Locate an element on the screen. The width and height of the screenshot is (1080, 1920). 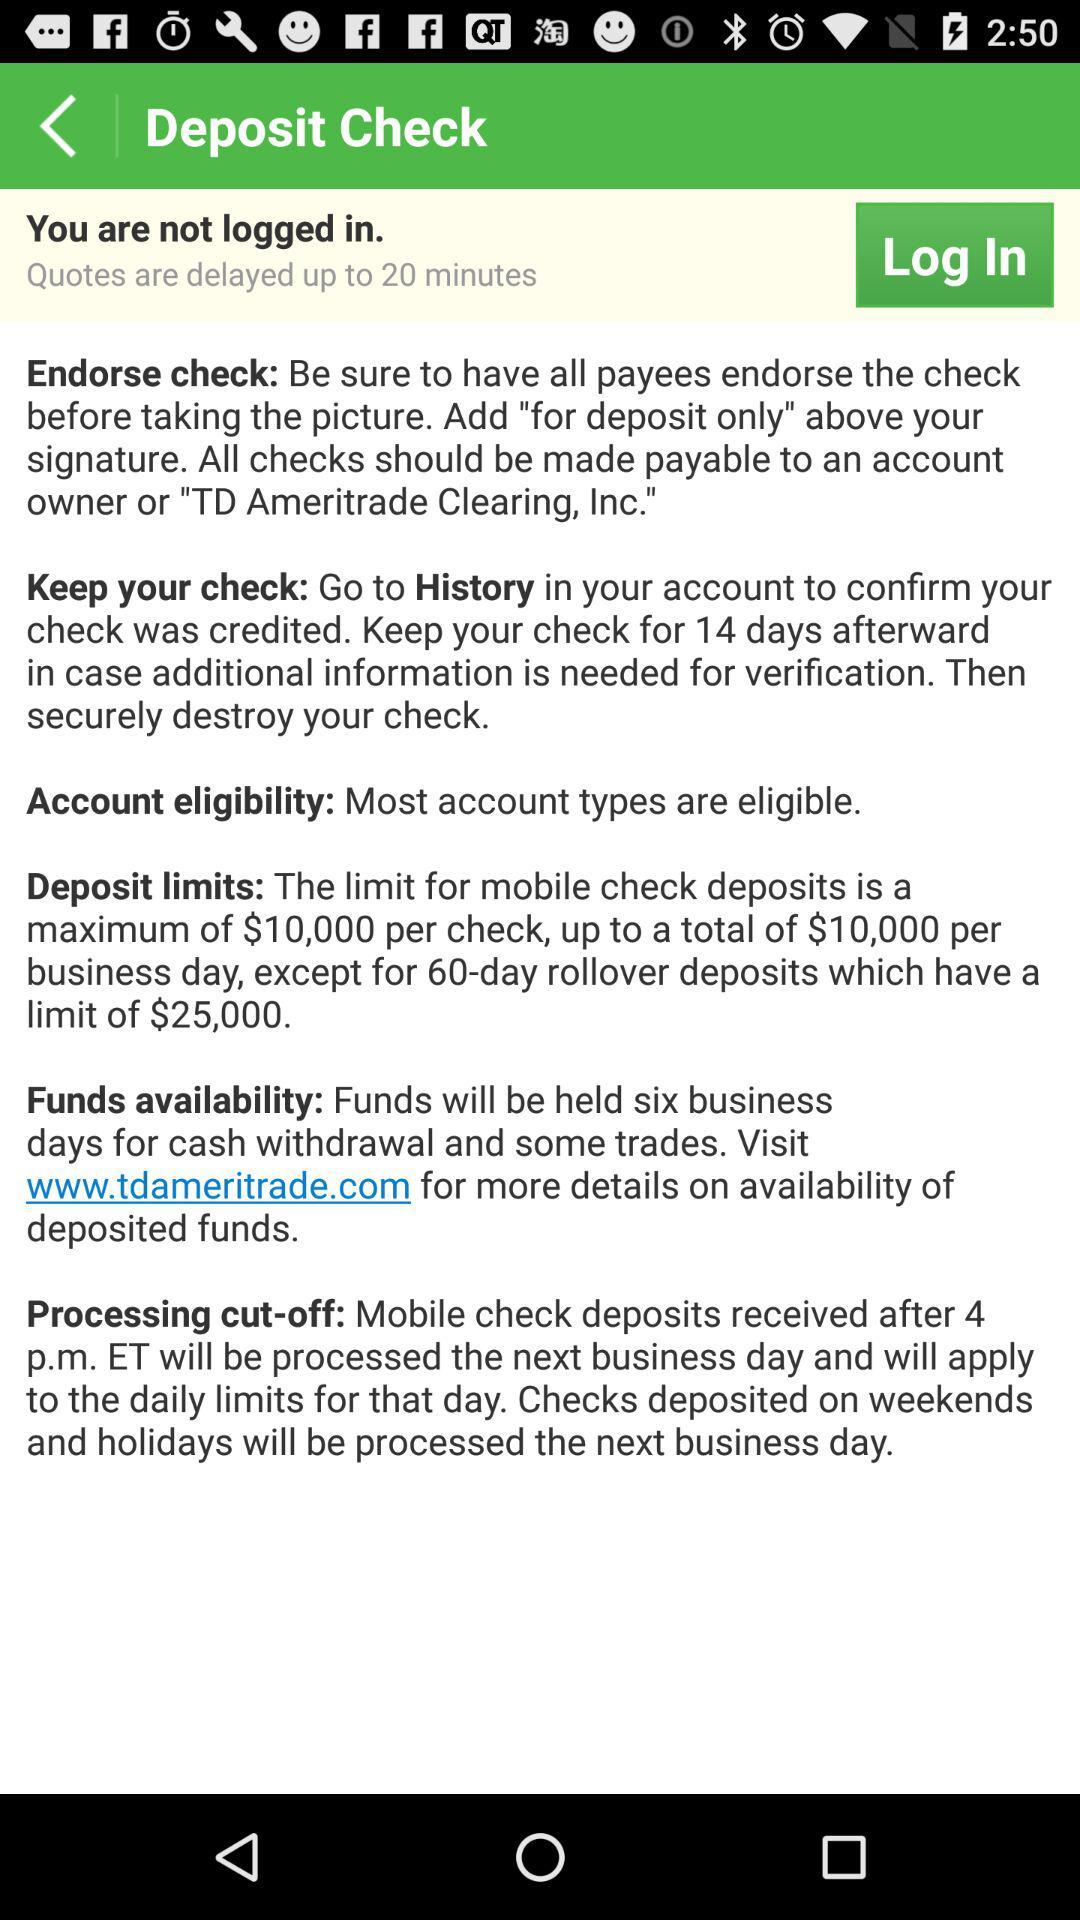
log in item is located at coordinates (953, 253).